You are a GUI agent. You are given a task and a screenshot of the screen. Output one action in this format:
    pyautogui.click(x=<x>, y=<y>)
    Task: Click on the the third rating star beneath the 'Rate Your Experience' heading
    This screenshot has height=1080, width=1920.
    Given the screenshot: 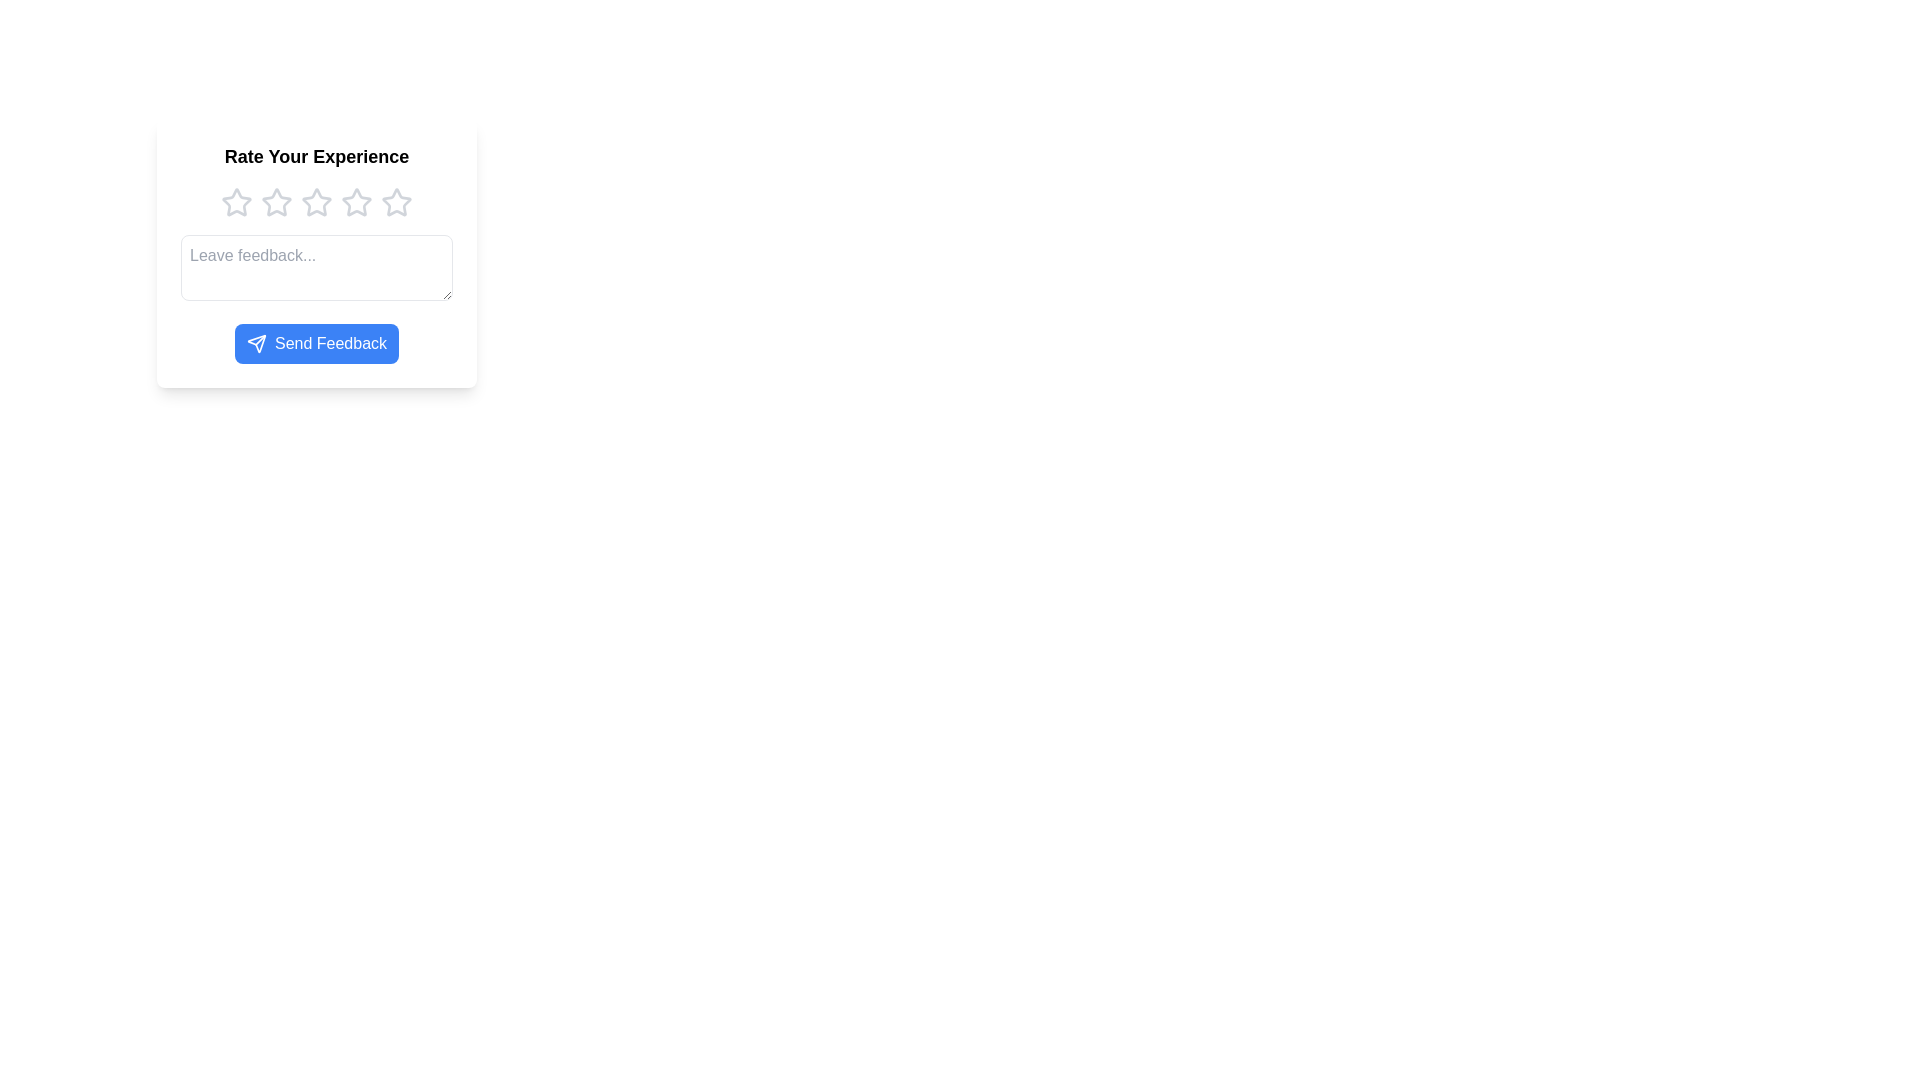 What is the action you would take?
    pyautogui.click(x=315, y=203)
    